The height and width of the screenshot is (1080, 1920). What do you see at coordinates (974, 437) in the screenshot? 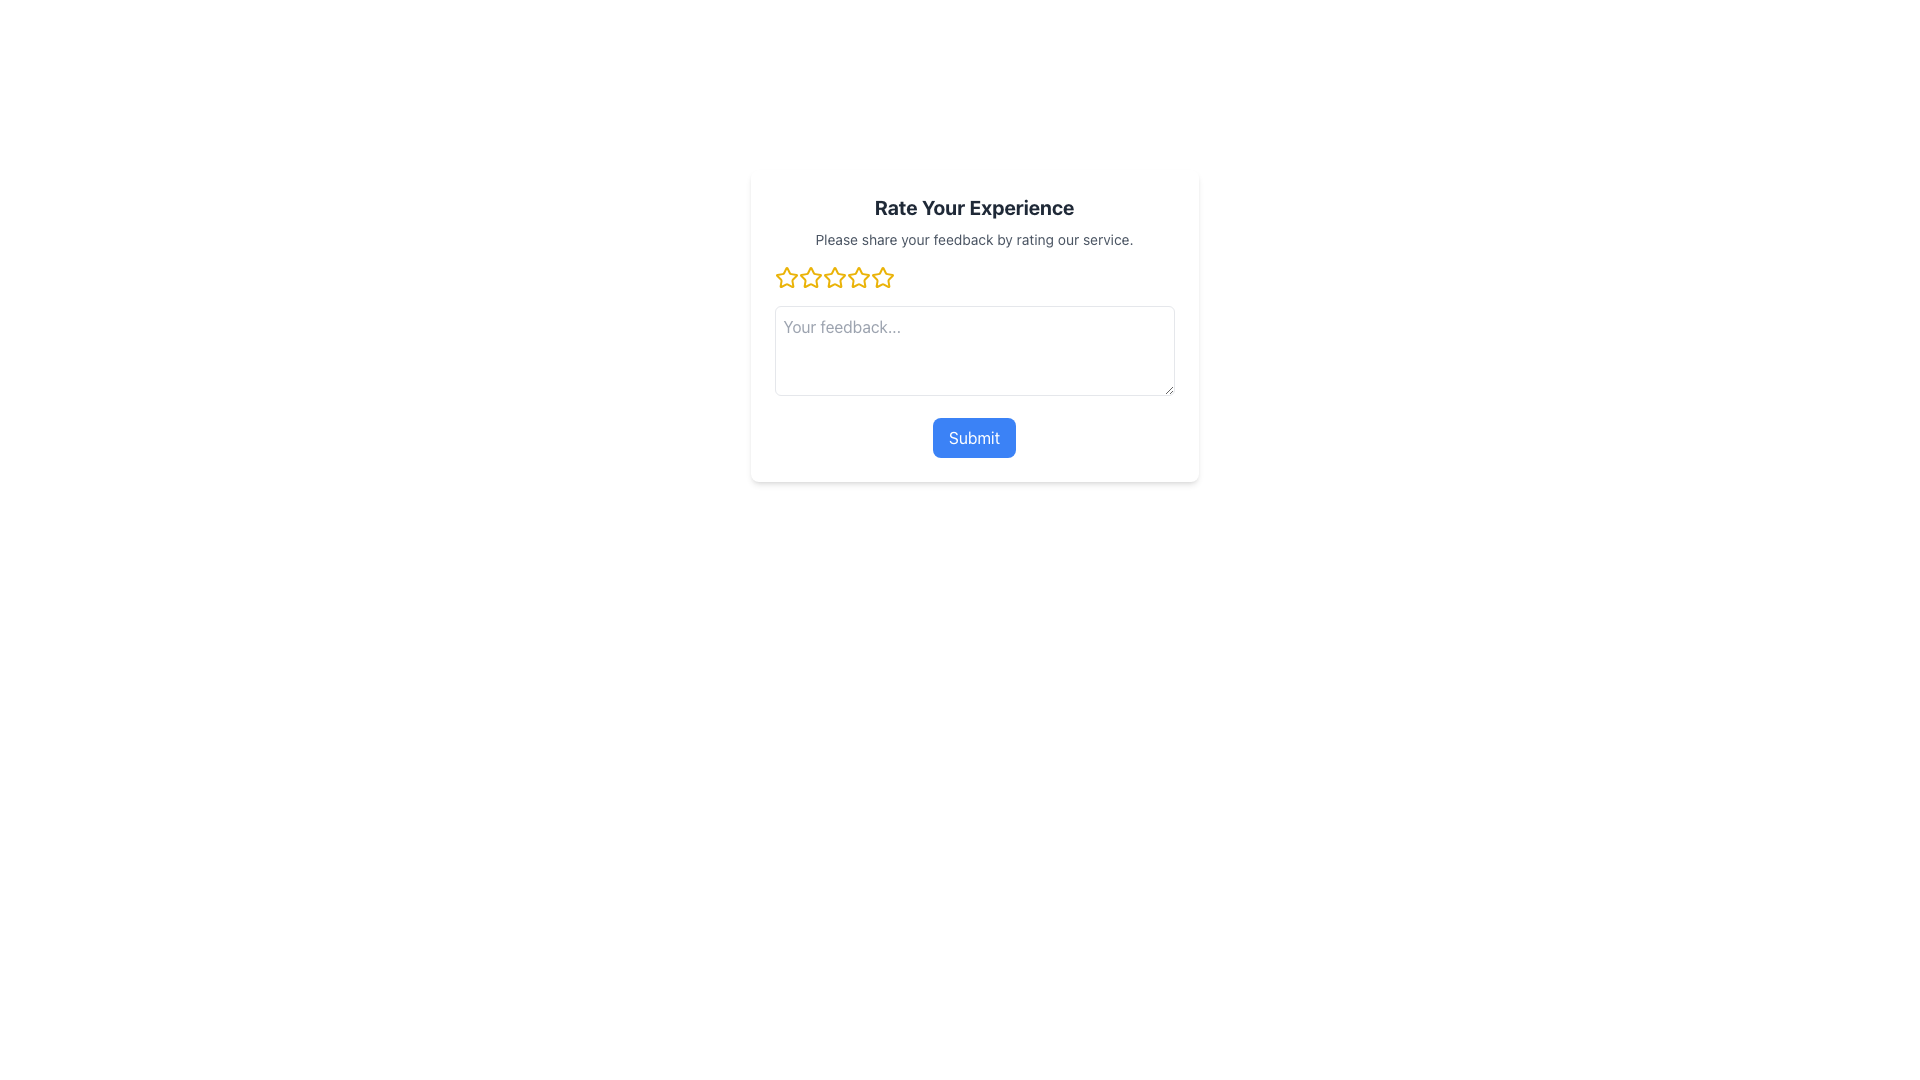
I see `the 'Submit' button with a blue background and white text` at bounding box center [974, 437].